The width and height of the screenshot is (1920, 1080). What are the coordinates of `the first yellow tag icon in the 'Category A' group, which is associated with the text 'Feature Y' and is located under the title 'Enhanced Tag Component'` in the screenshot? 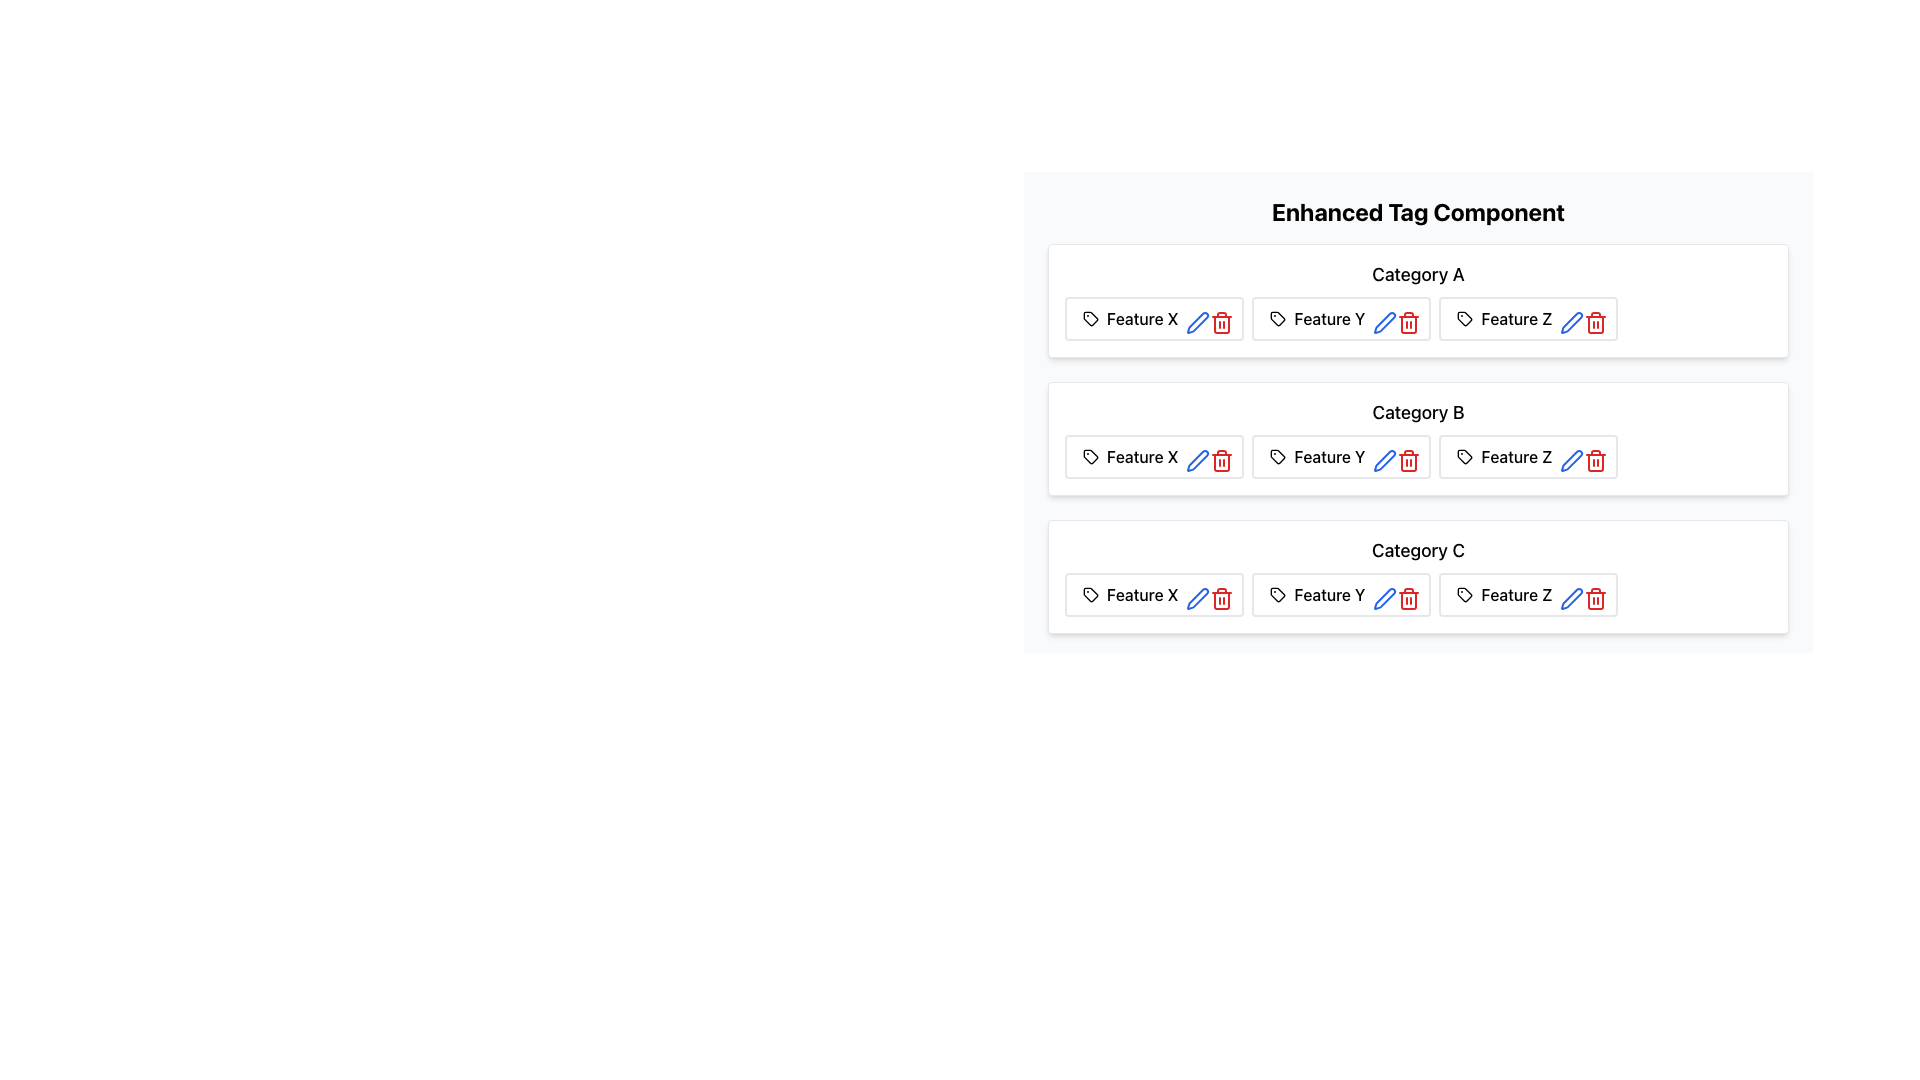 It's located at (1277, 318).